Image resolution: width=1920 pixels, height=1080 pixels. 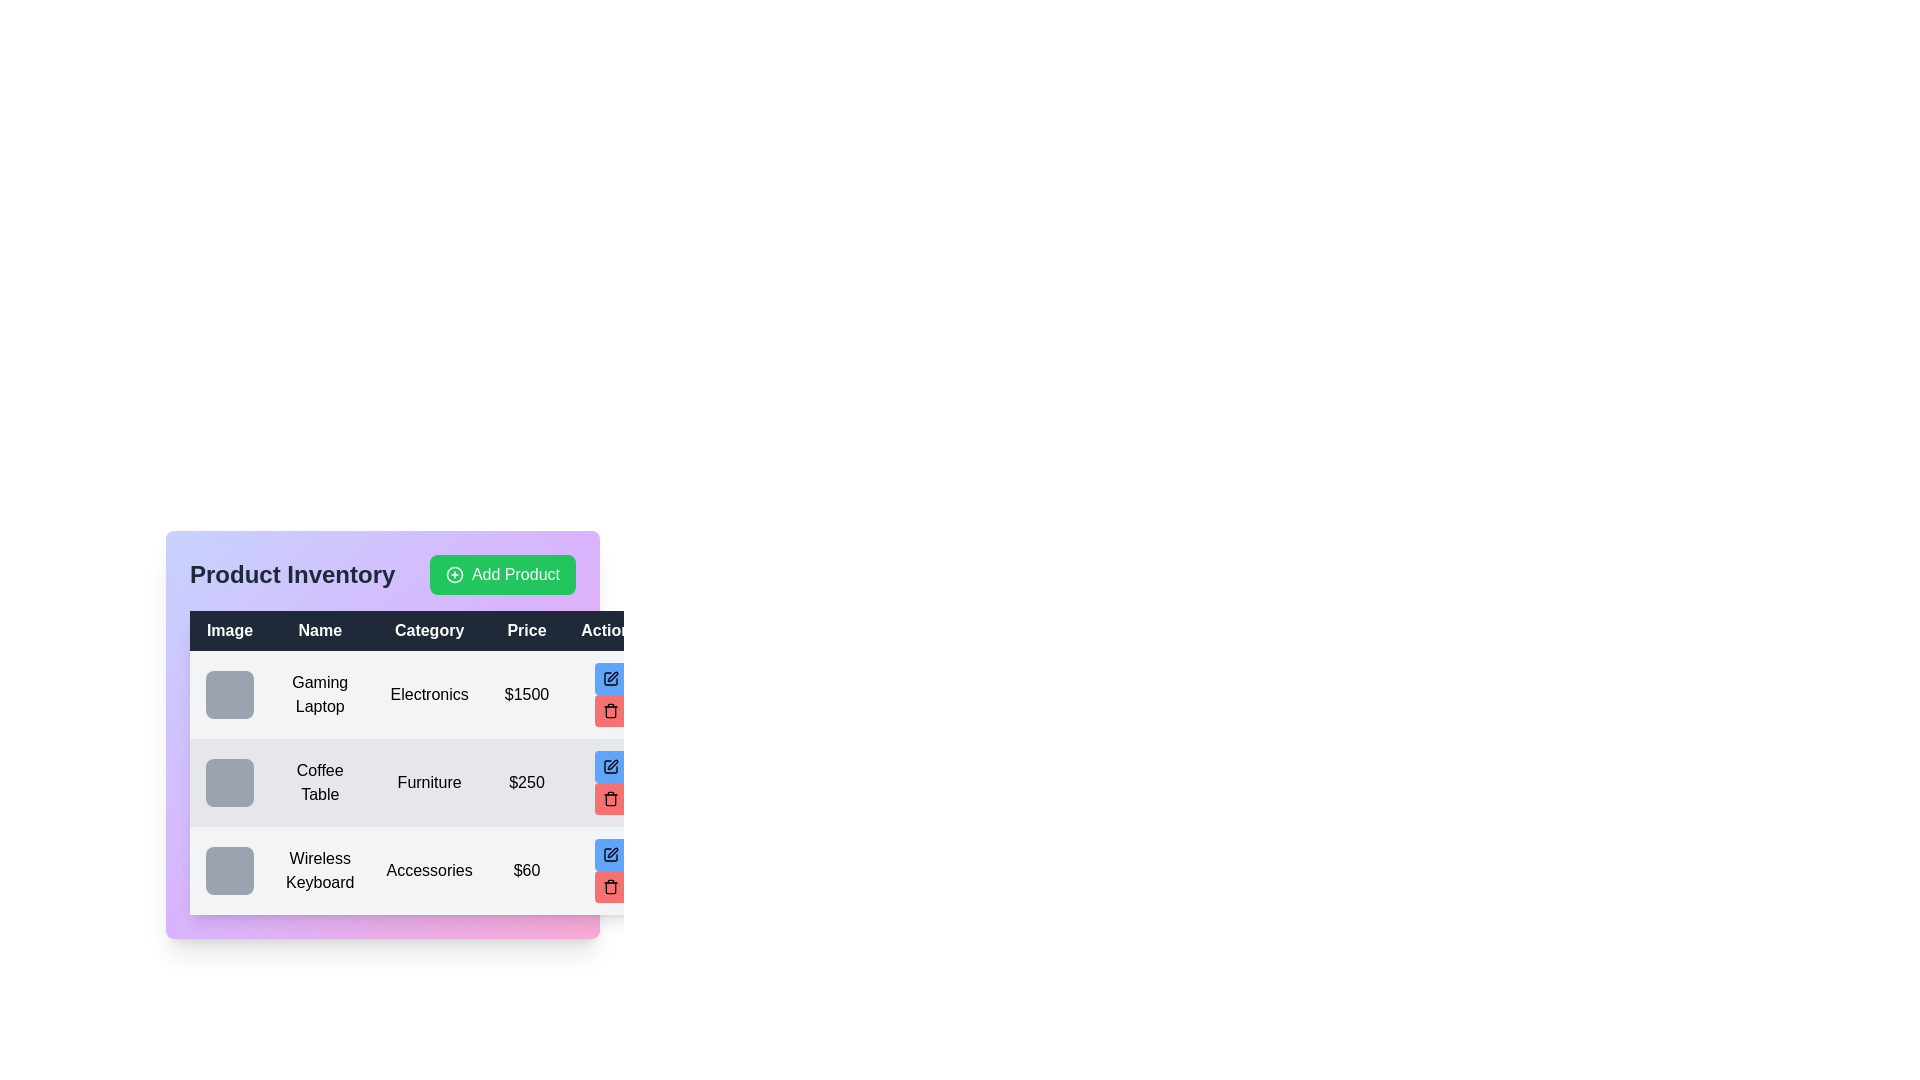 What do you see at coordinates (421, 782) in the screenshot?
I see `the product entry in the inventory table, which is the second row displaying details about a product, to view more information` at bounding box center [421, 782].